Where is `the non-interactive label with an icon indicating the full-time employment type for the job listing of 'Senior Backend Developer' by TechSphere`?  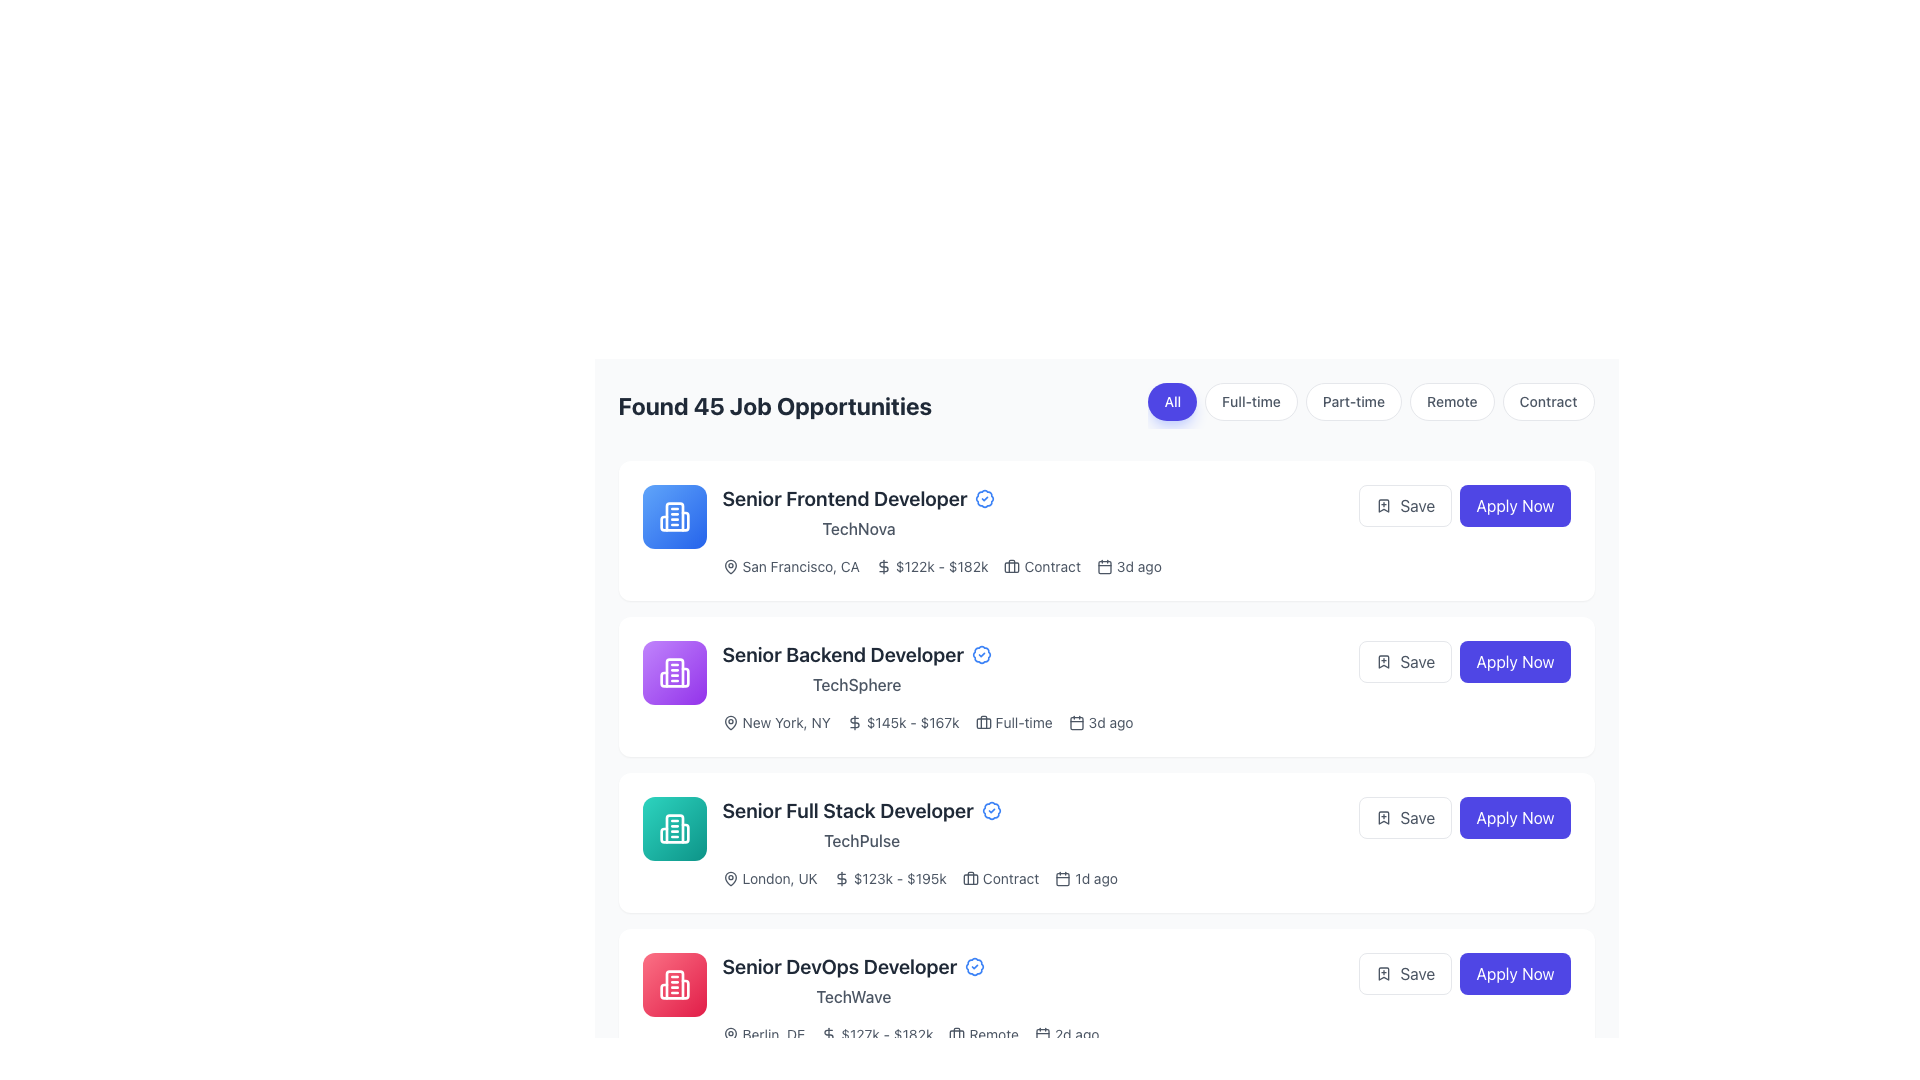 the non-interactive label with an icon indicating the full-time employment type for the job listing of 'Senior Backend Developer' by TechSphere is located at coordinates (1014, 722).